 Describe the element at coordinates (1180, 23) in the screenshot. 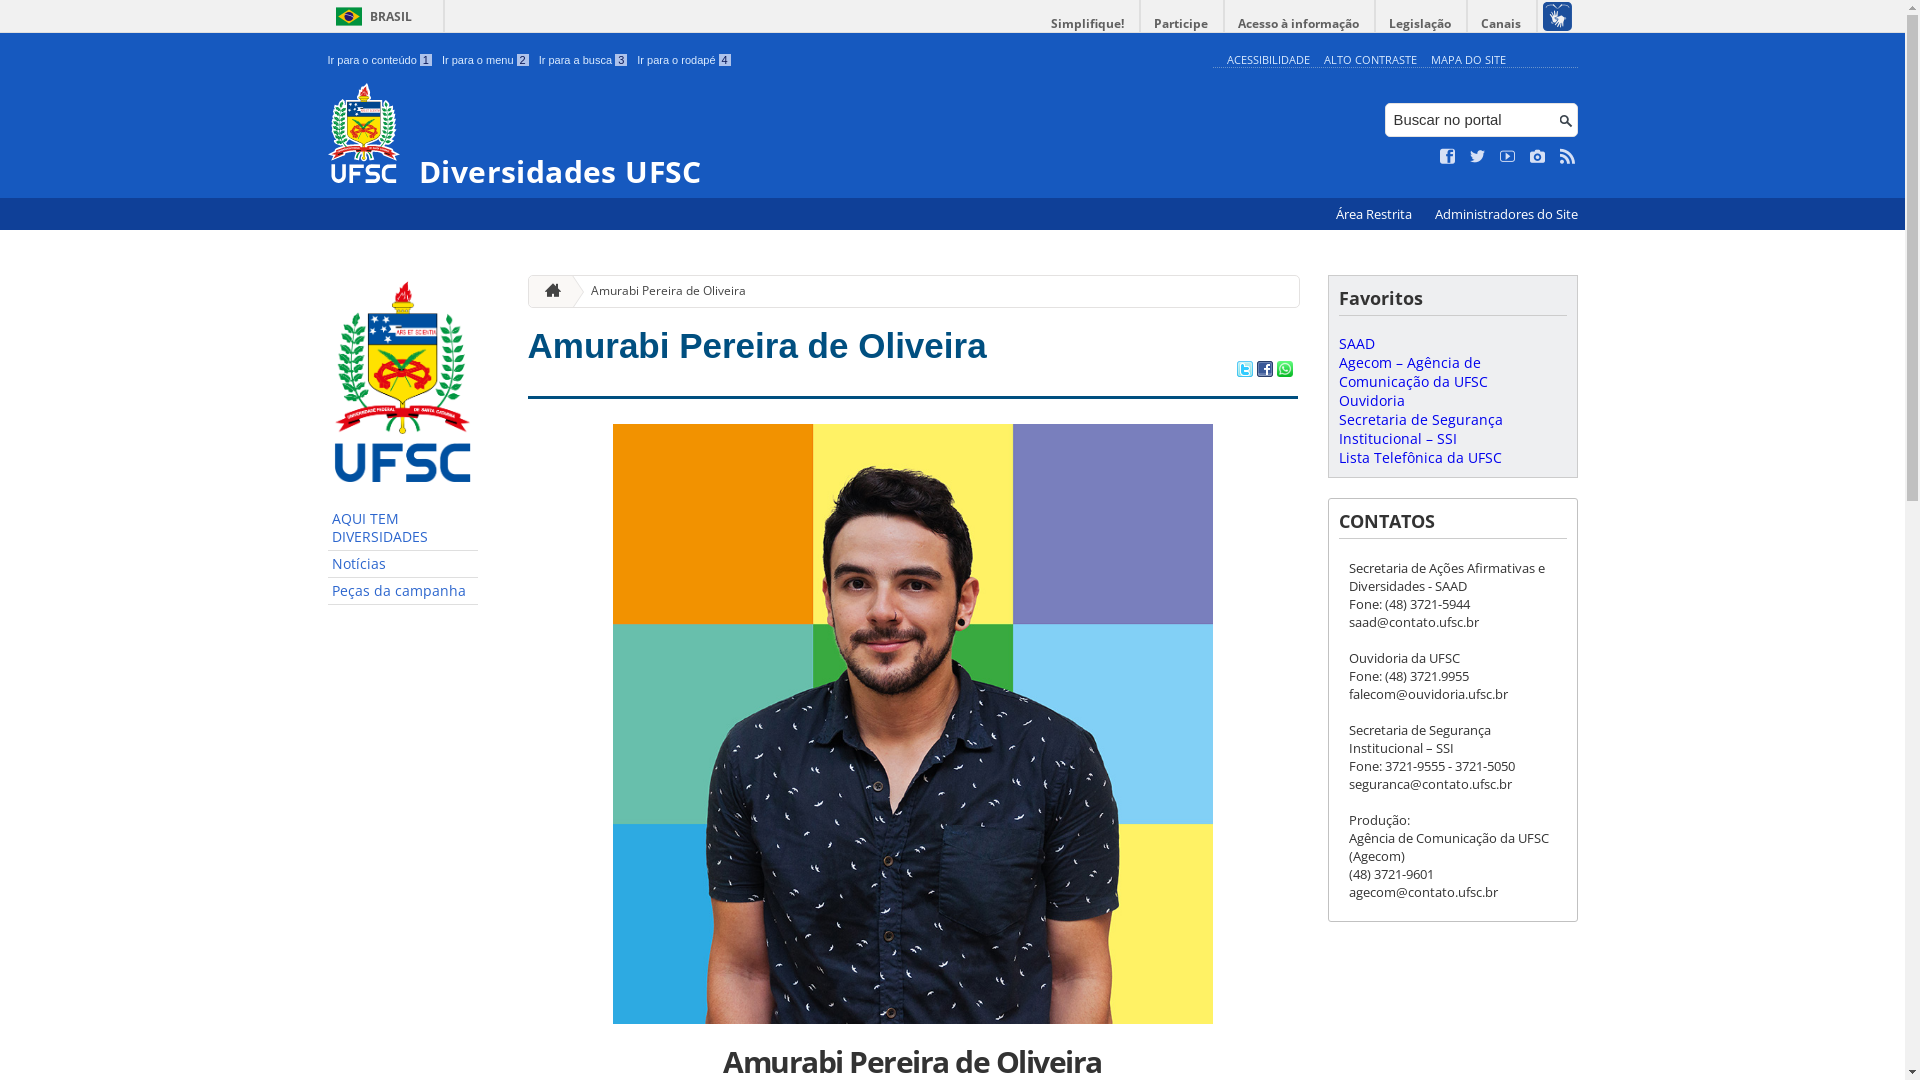

I see `'Participe'` at that location.